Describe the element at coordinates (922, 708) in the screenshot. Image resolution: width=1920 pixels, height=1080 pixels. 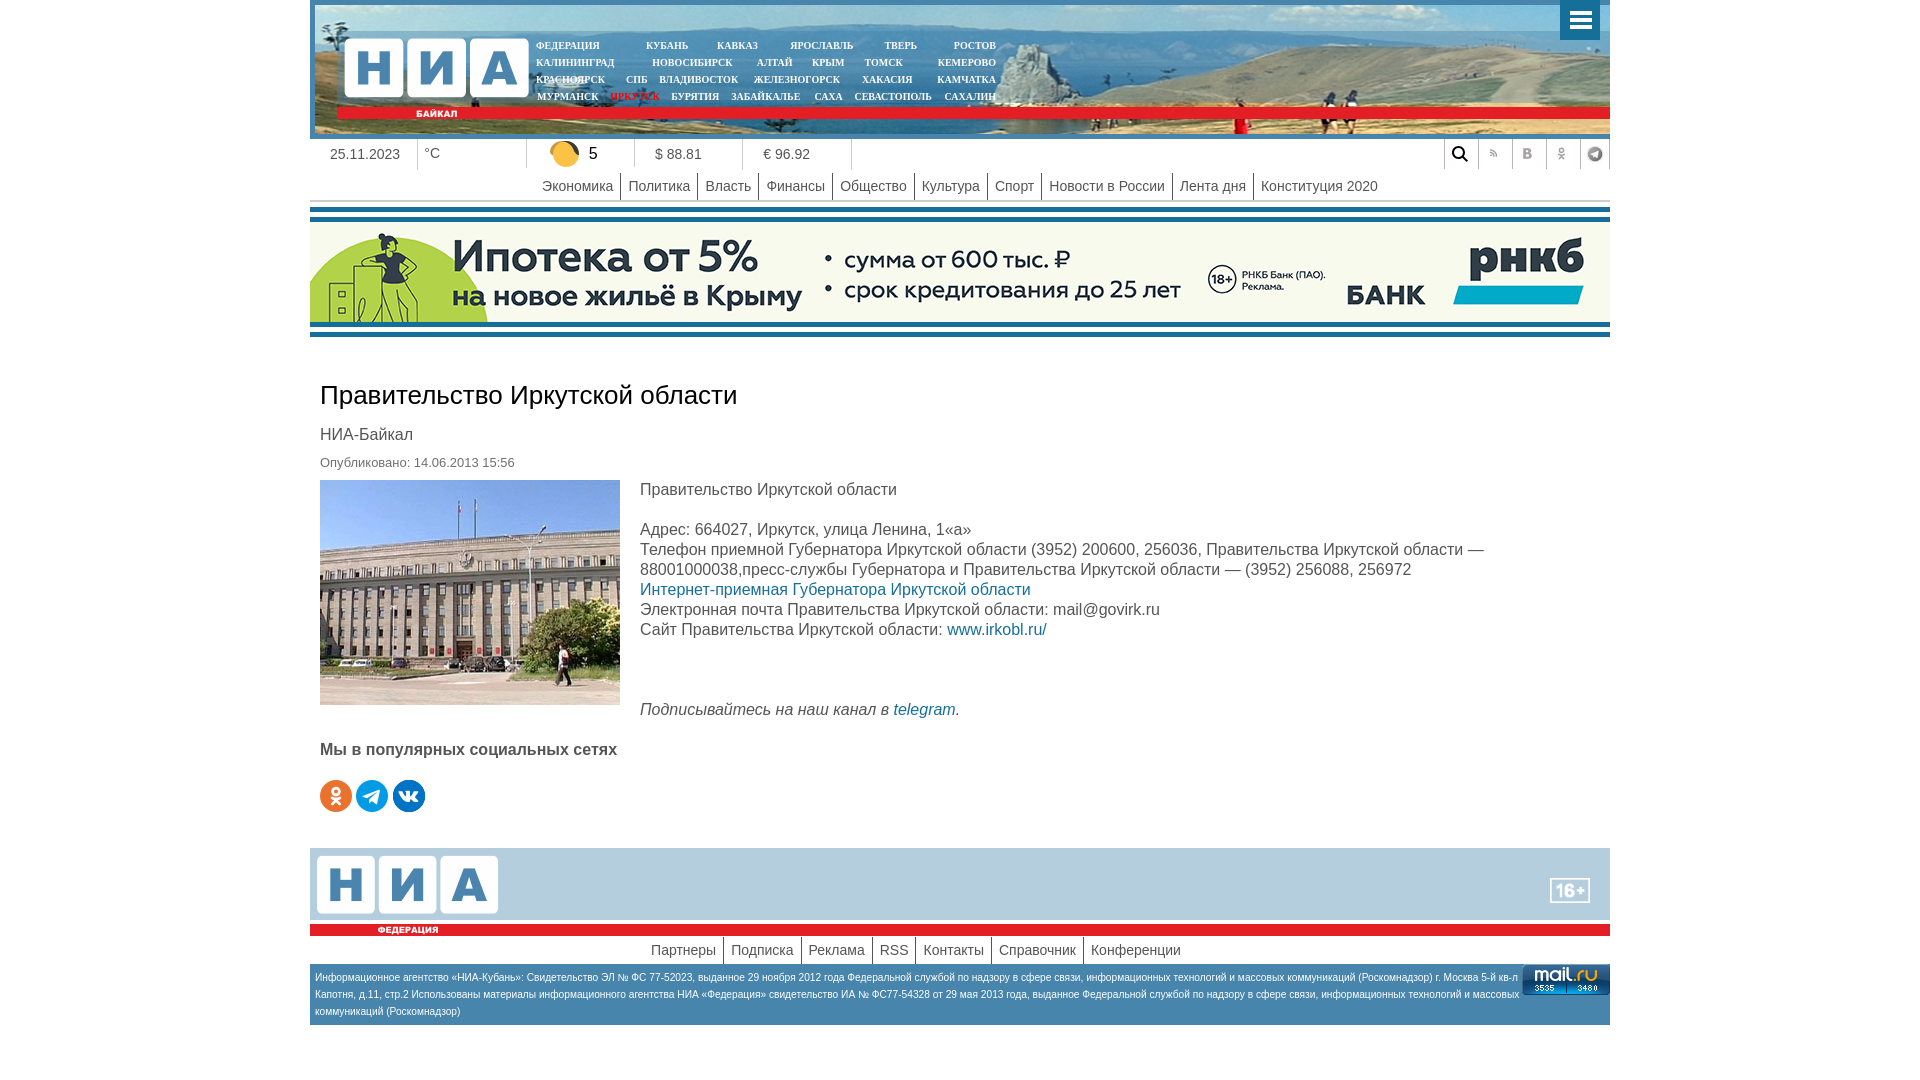
I see `'telegram'` at that location.